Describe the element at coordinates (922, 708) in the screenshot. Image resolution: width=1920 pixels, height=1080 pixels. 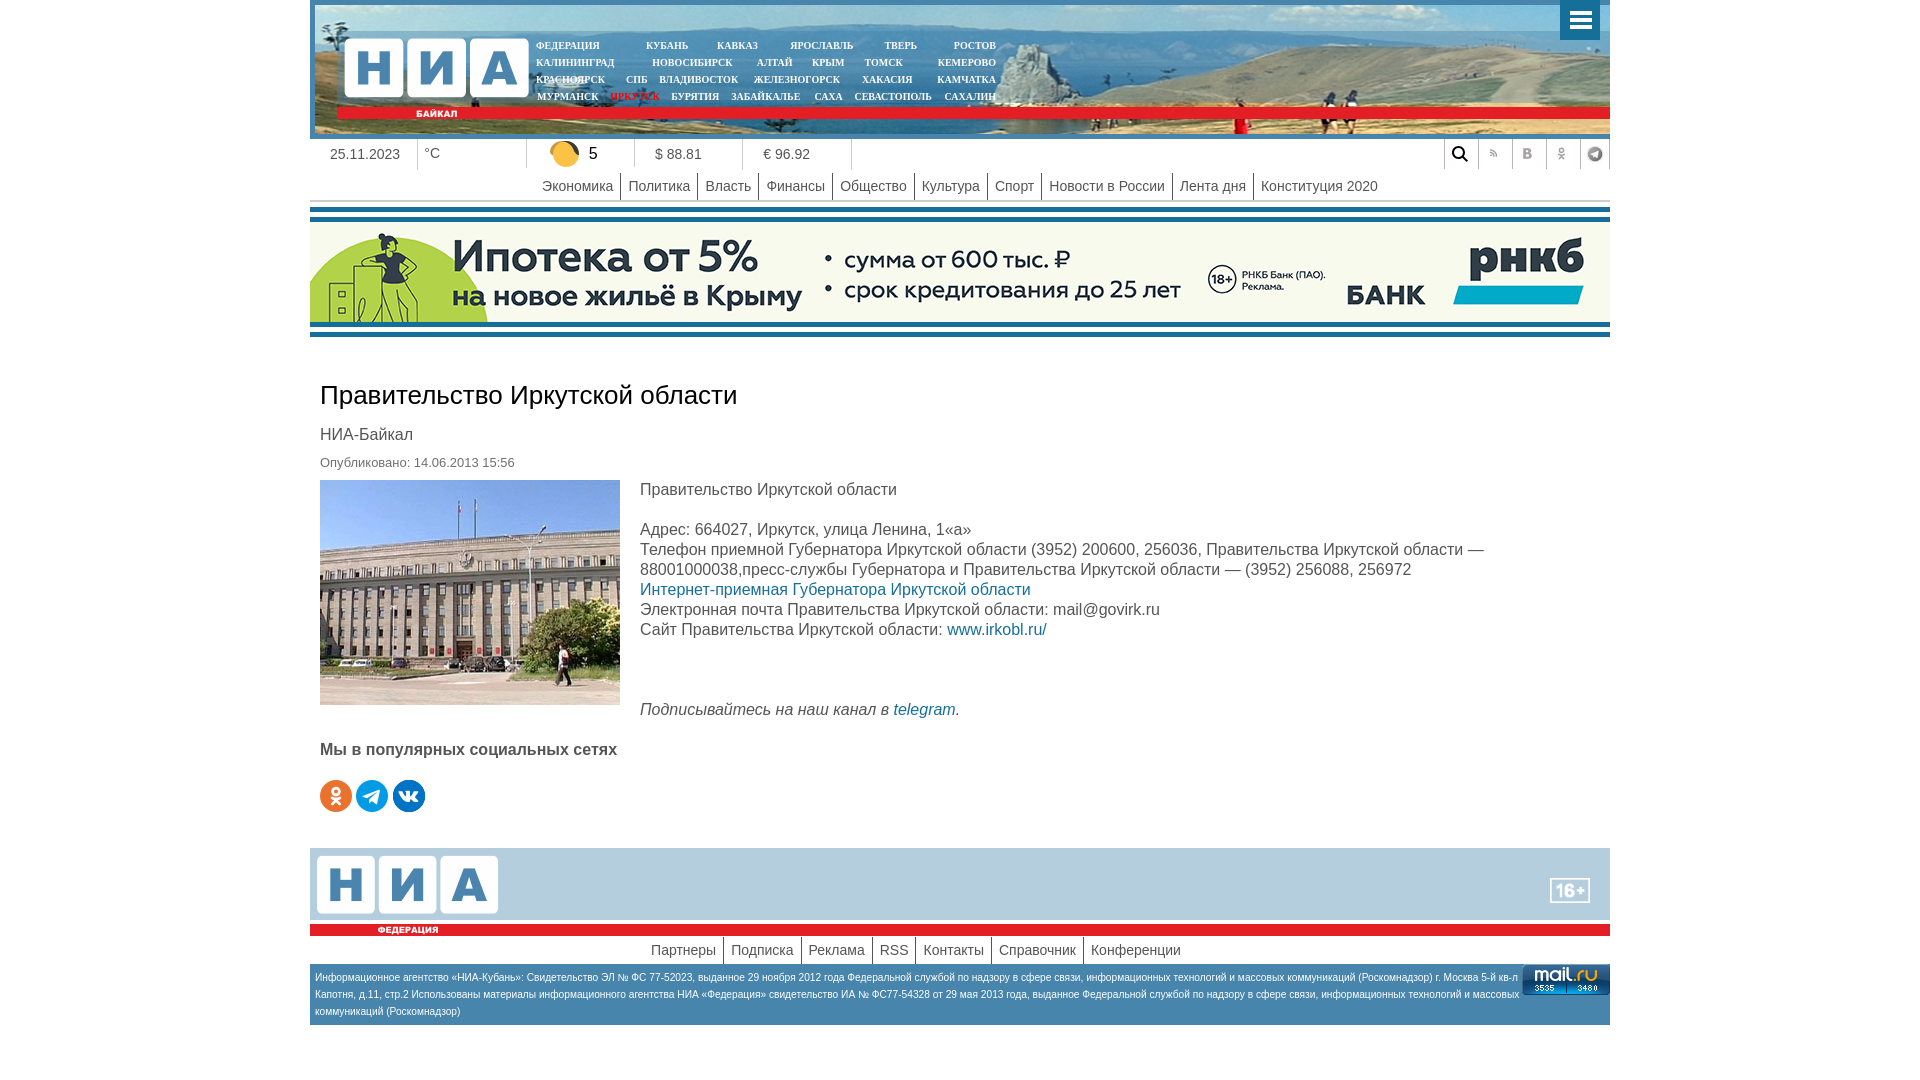
I see `'telegram'` at that location.